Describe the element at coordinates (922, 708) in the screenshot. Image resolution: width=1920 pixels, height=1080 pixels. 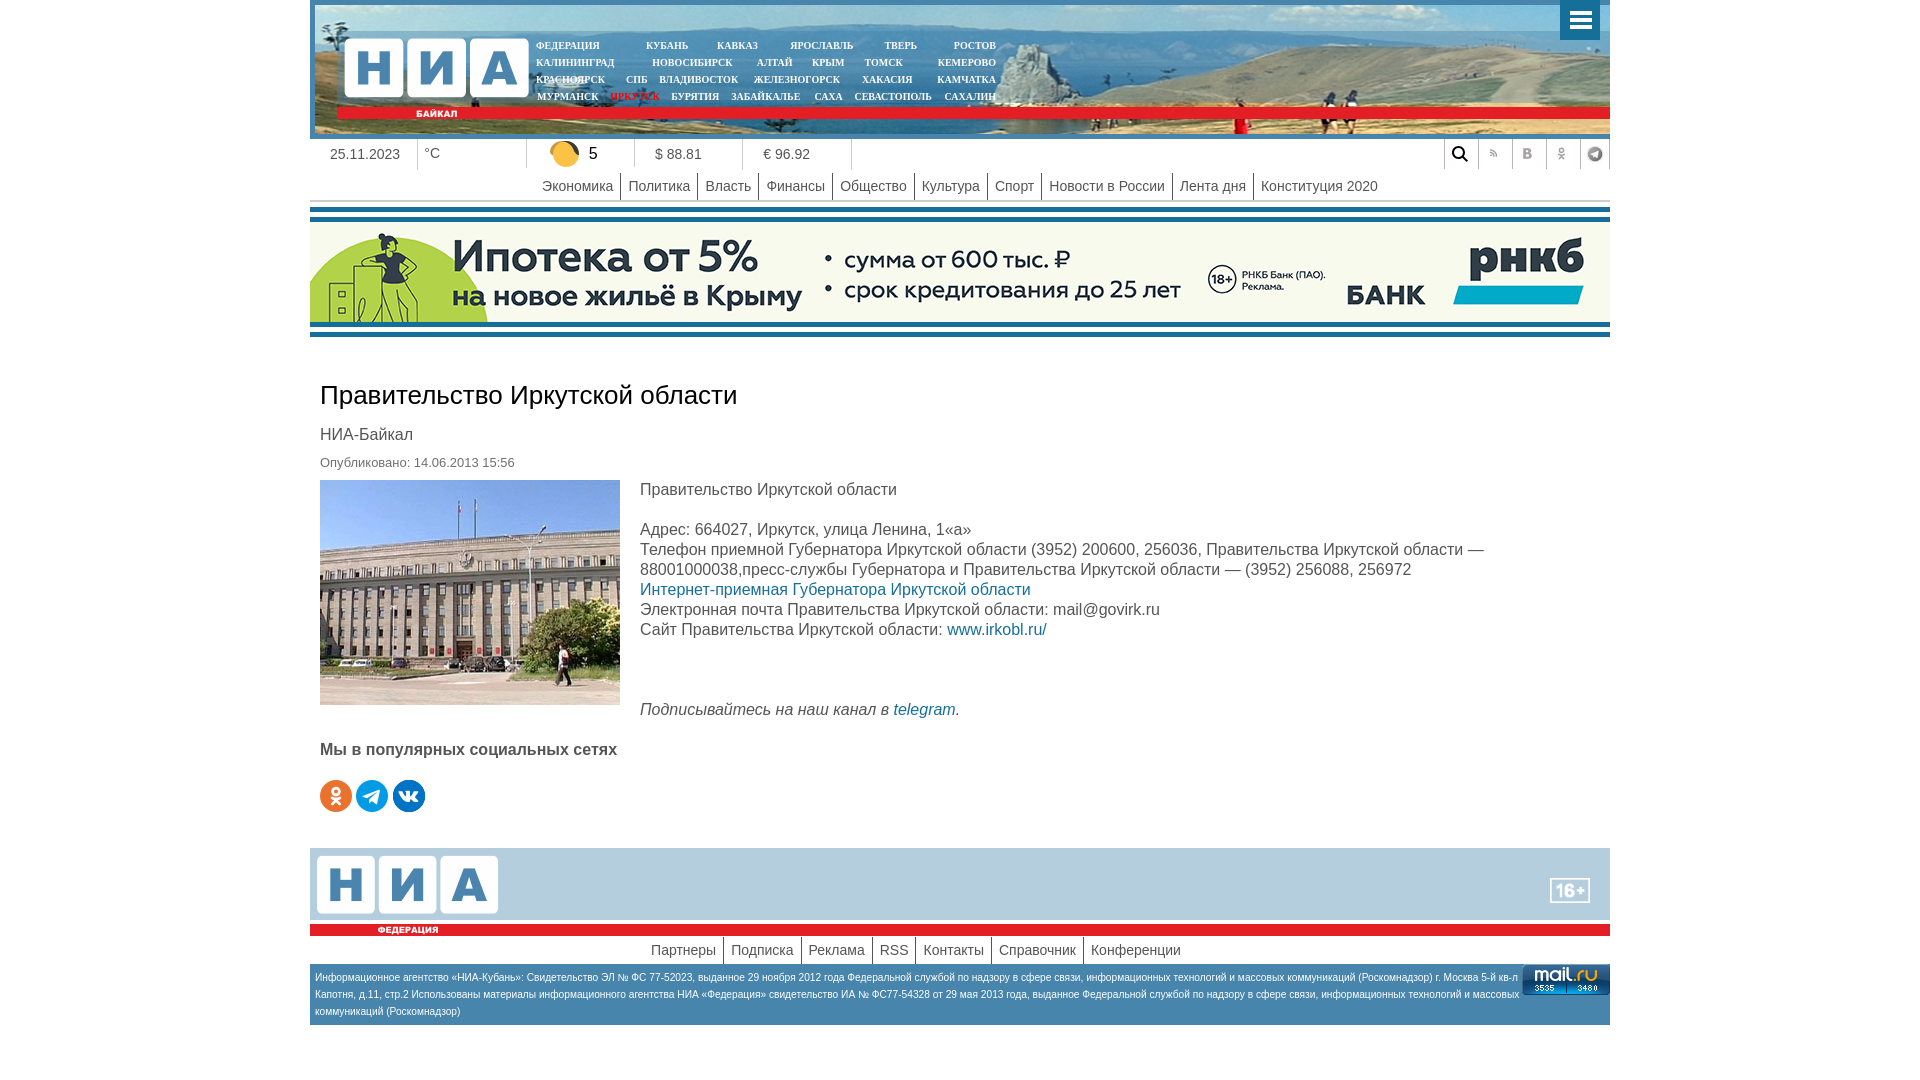
I see `'telegram'` at that location.